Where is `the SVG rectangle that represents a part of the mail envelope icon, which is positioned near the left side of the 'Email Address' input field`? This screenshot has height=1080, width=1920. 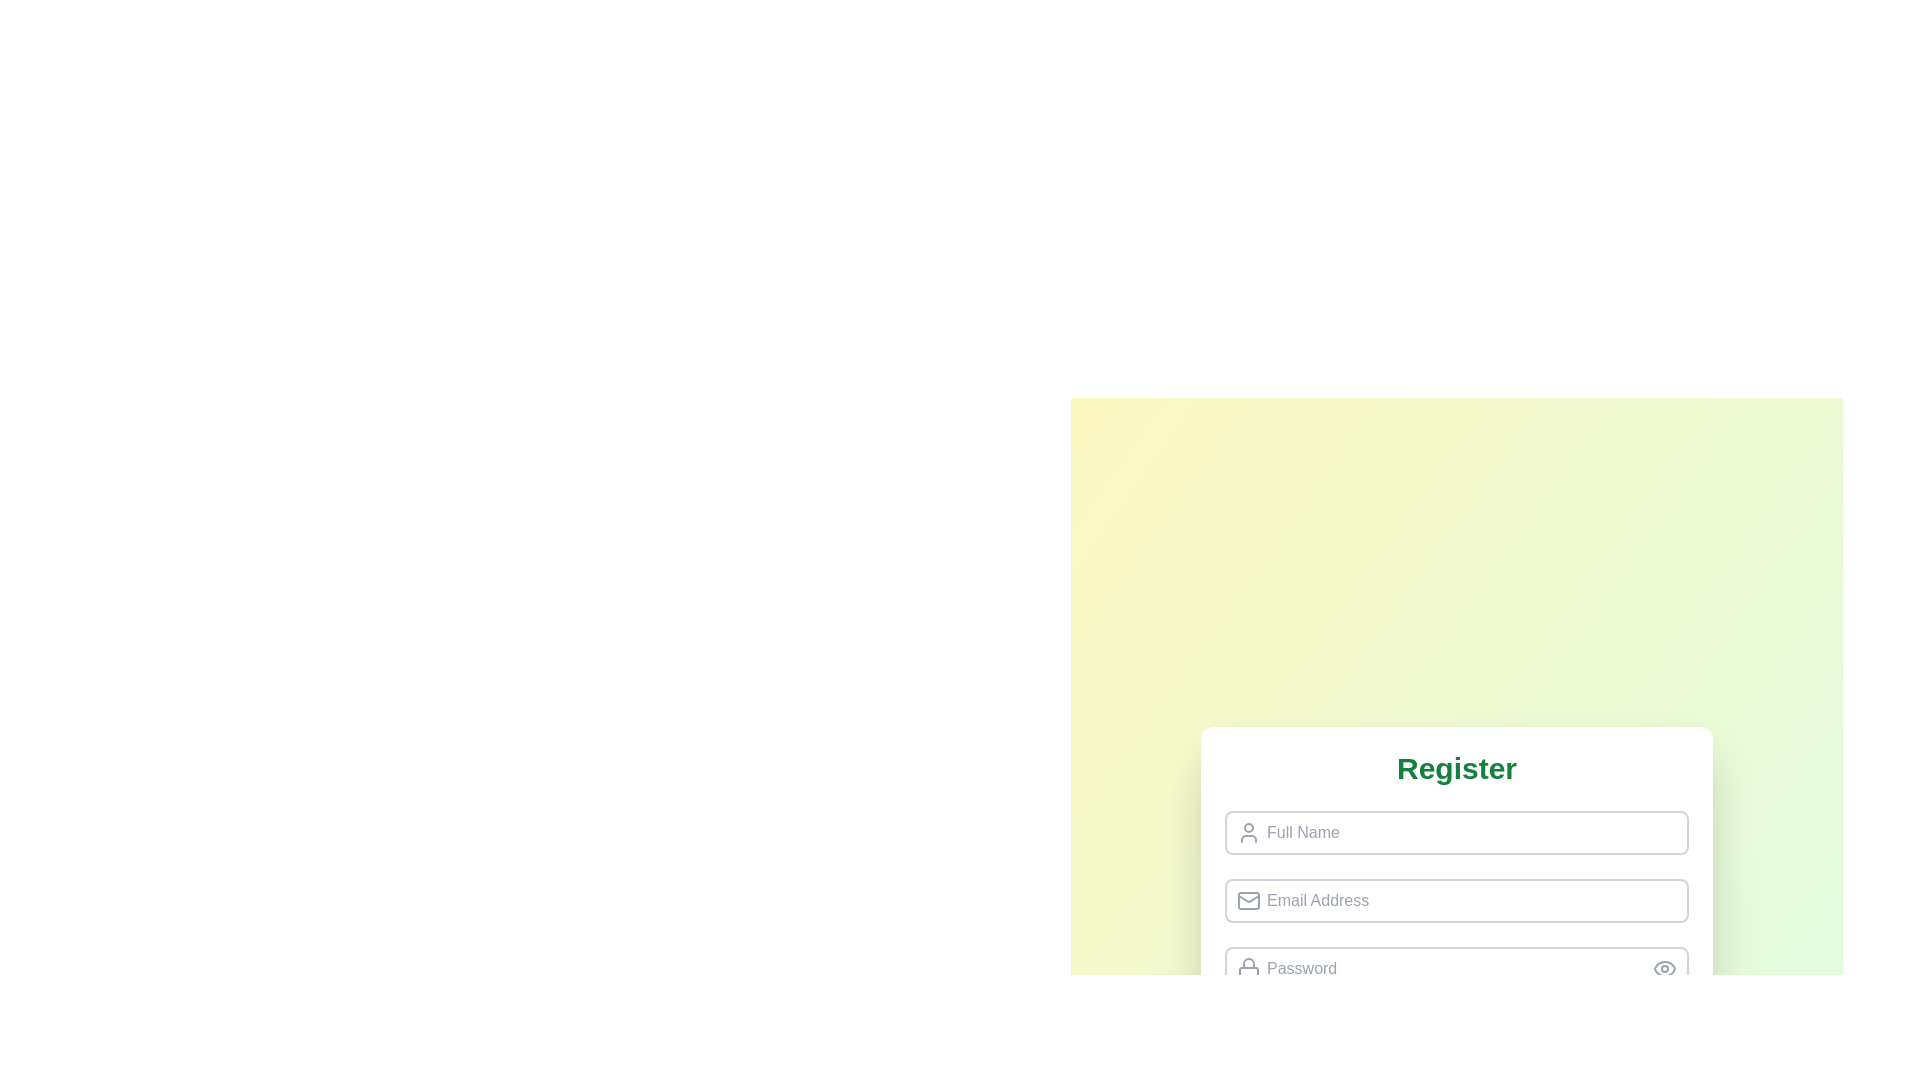
the SVG rectangle that represents a part of the mail envelope icon, which is positioned near the left side of the 'Email Address' input field is located at coordinates (1247, 901).